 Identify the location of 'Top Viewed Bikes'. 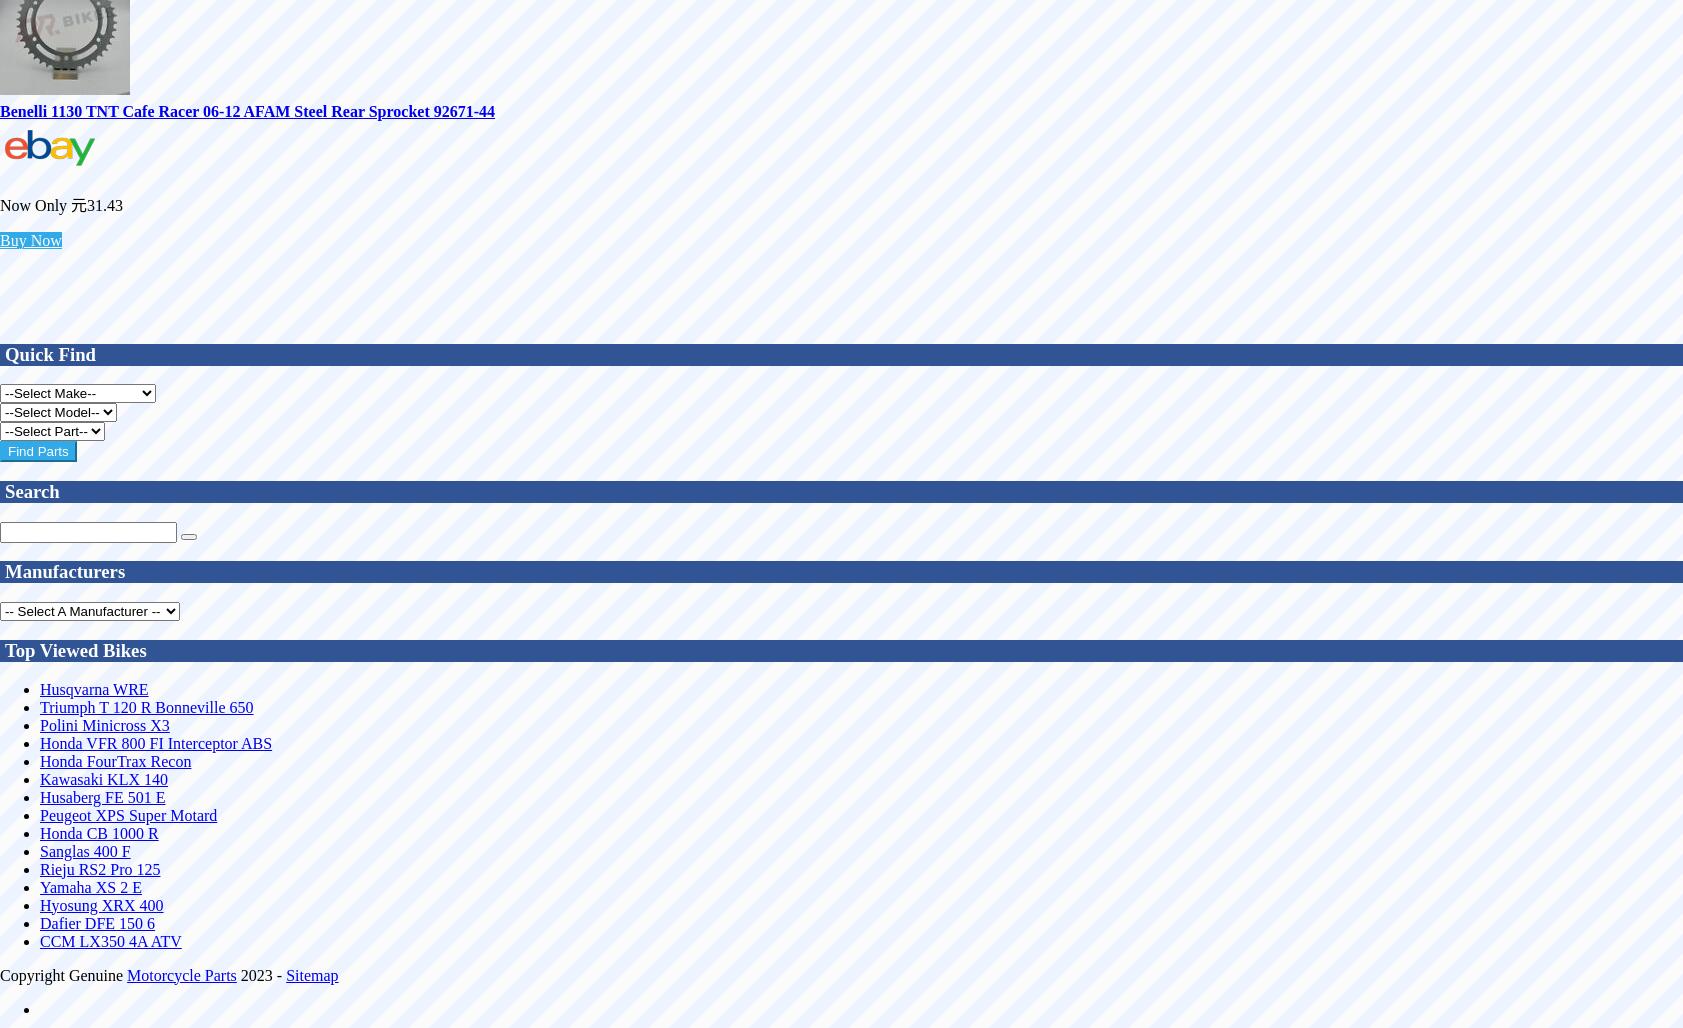
(74, 649).